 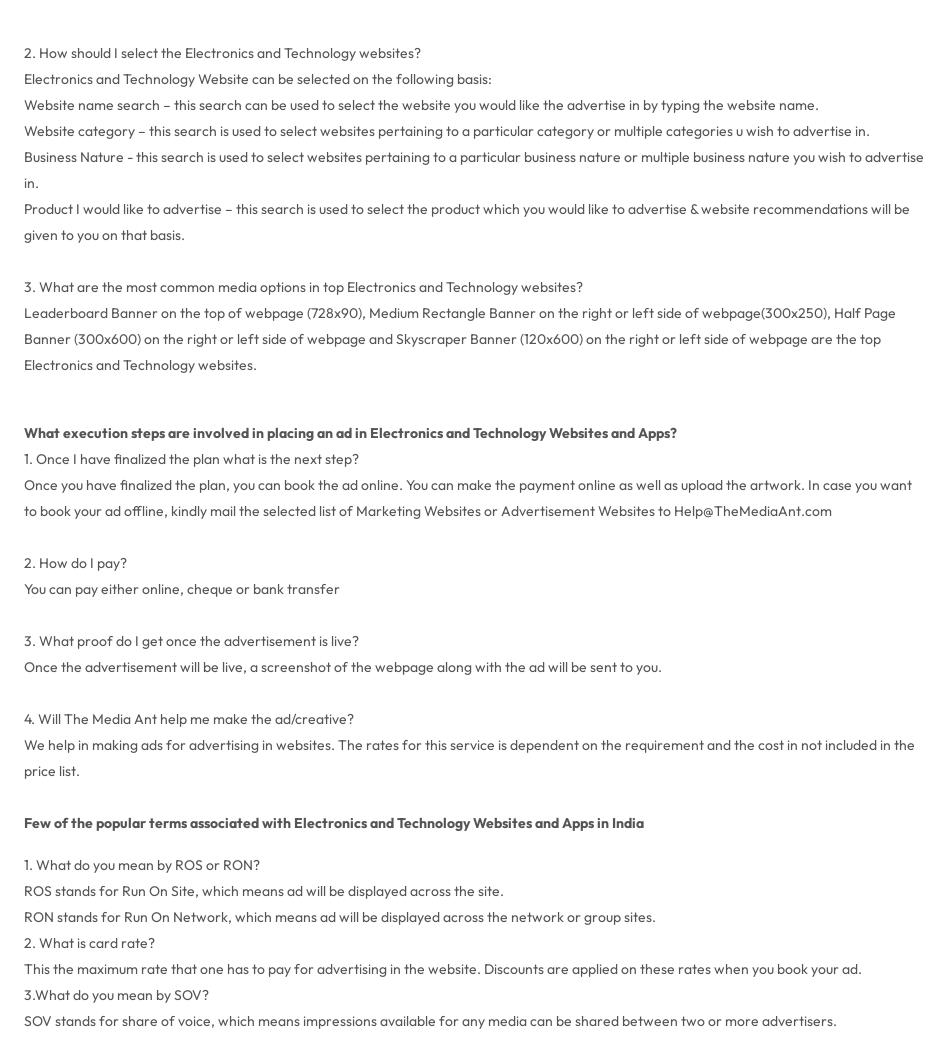 What do you see at coordinates (261, 888) in the screenshot?
I see `'ROS stands for Run On Site, which means ad will be displayed across the site.'` at bounding box center [261, 888].